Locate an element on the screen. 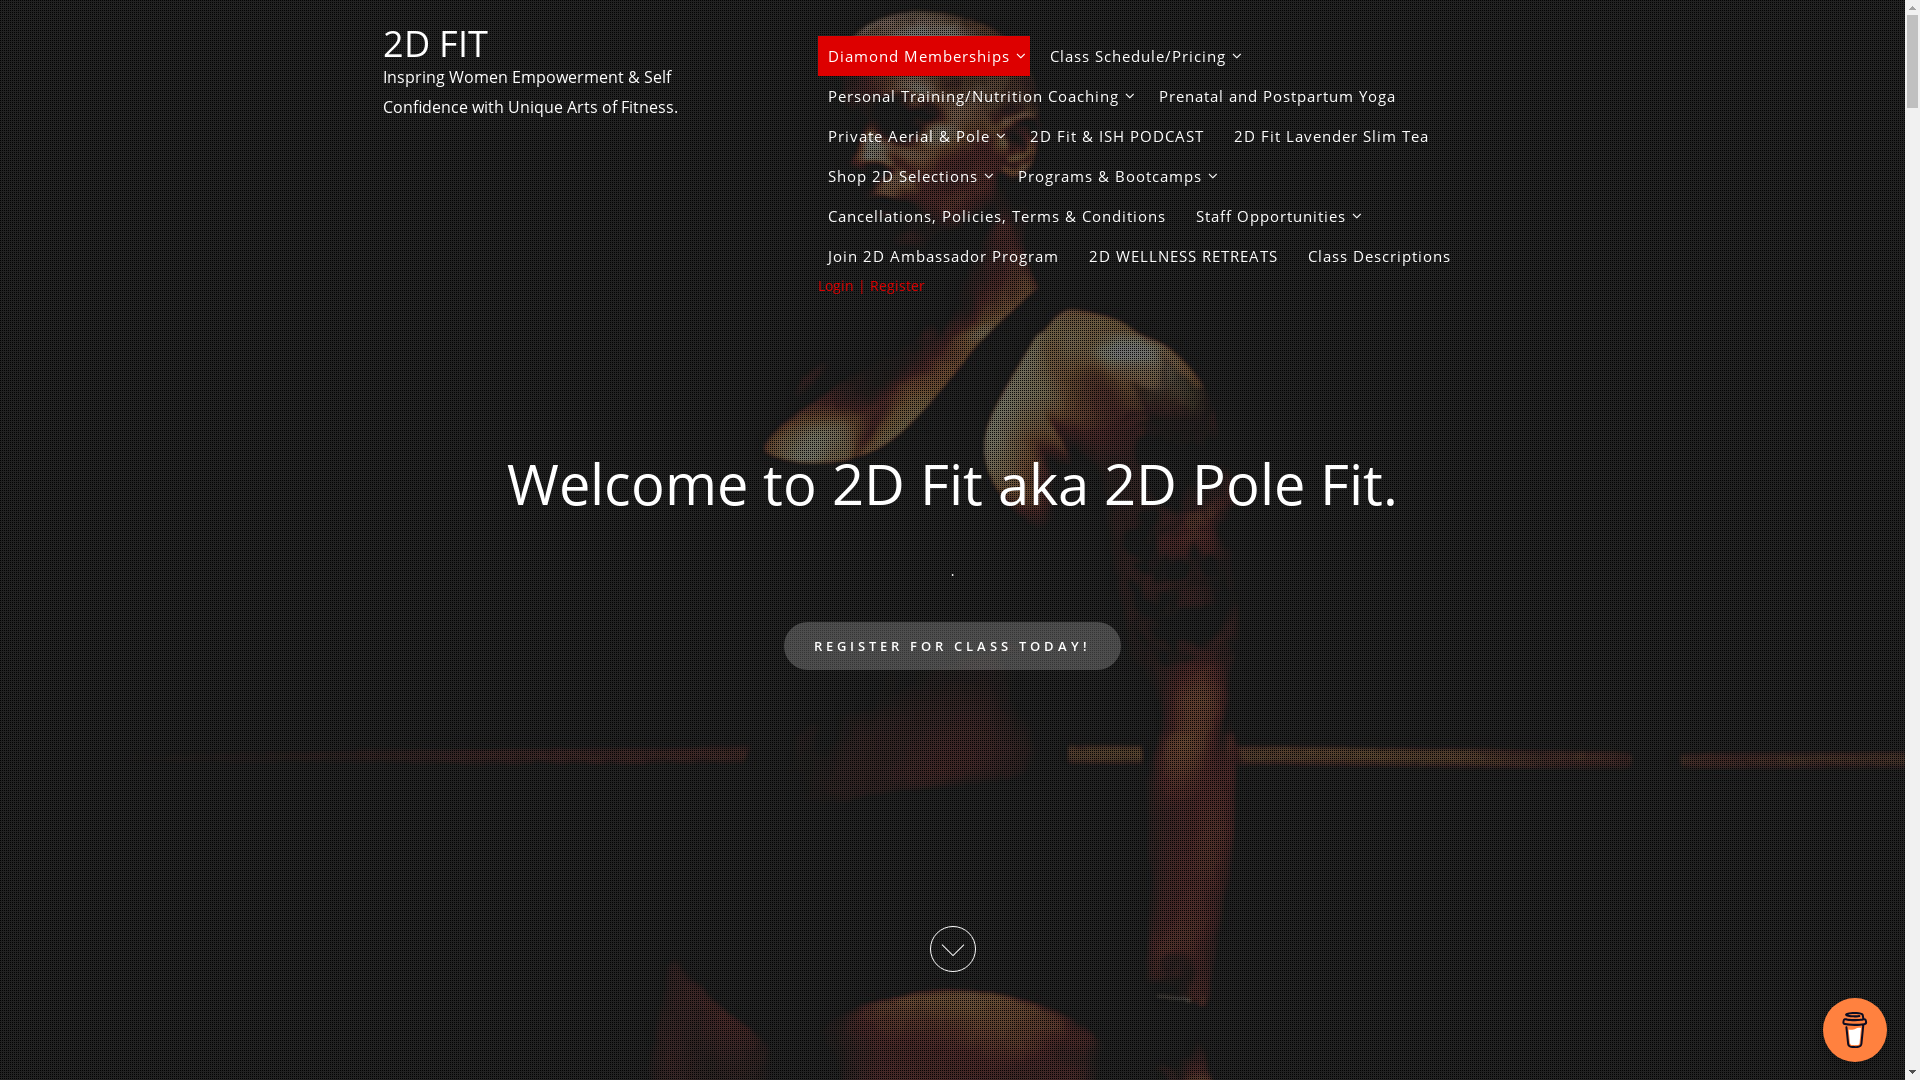  'Prenatal and Postpartum Yoga' is located at coordinates (1275, 96).